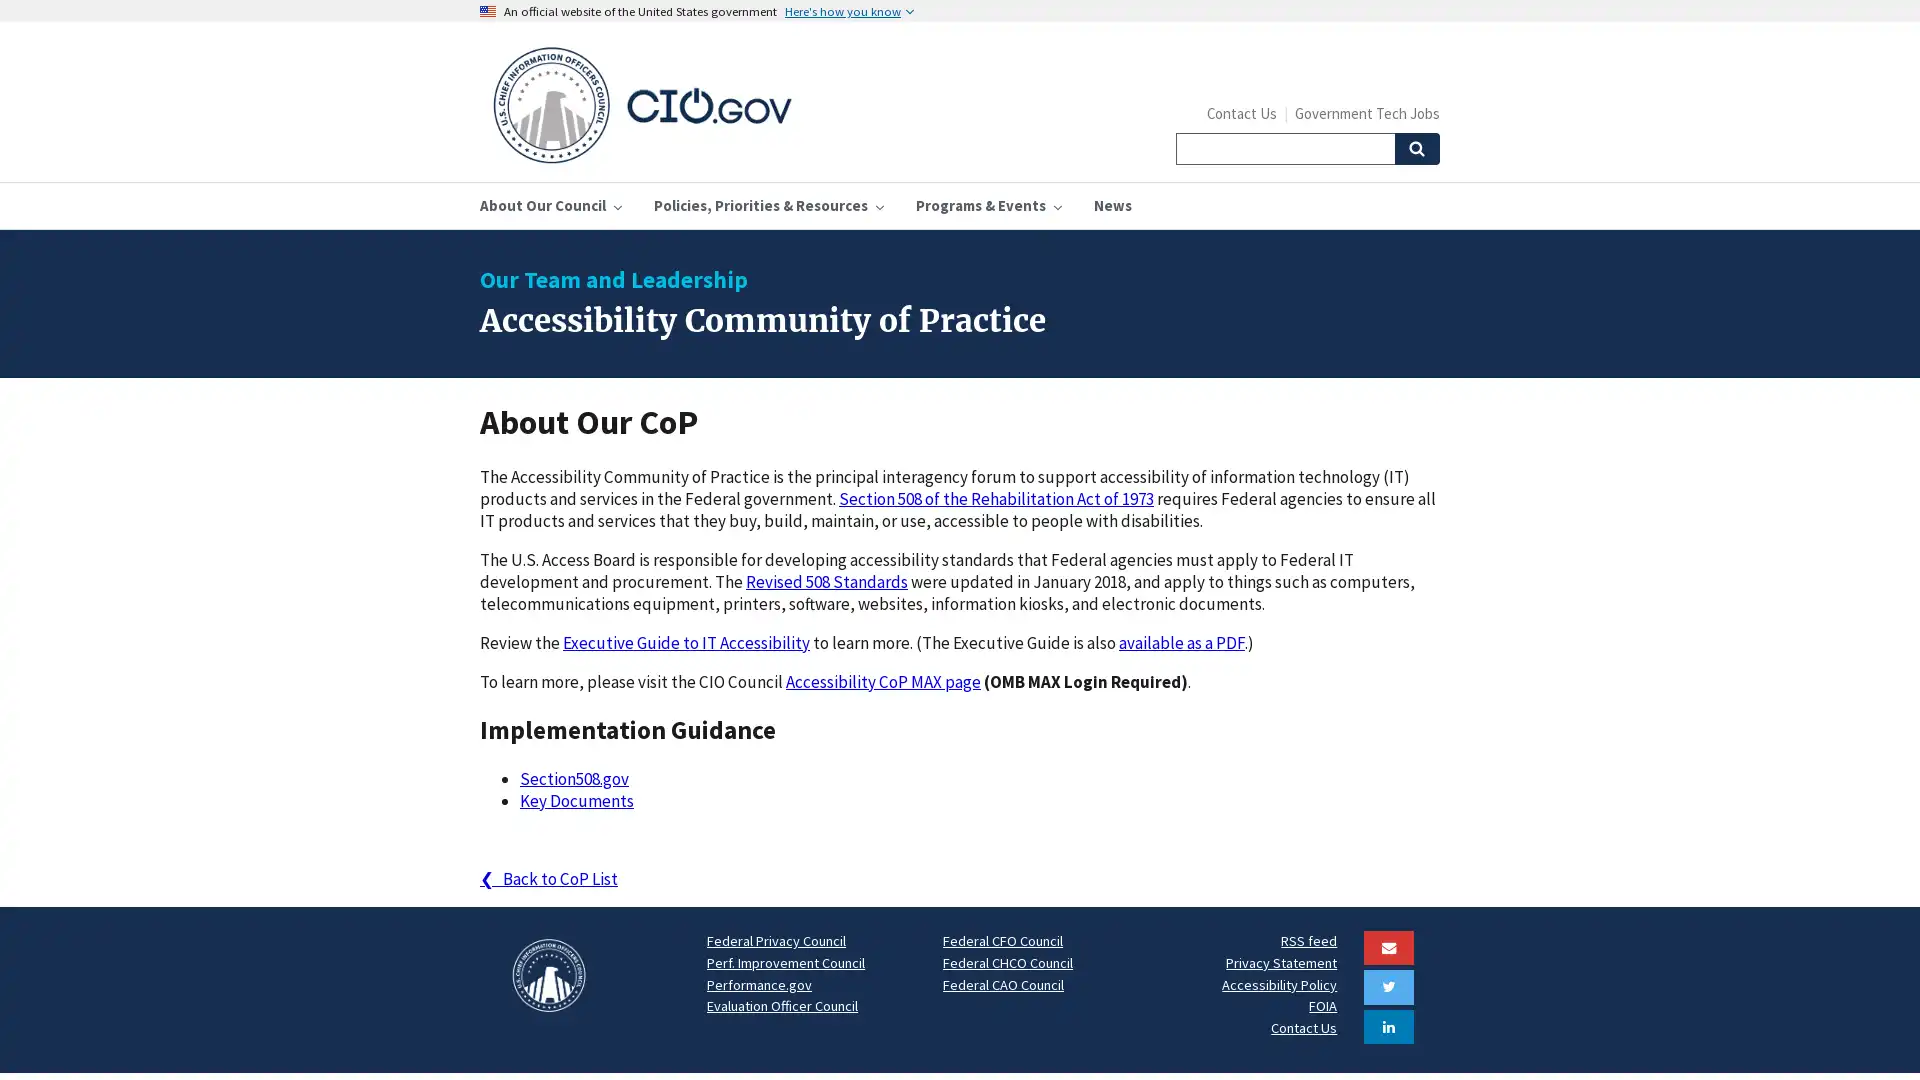 The height and width of the screenshot is (1080, 1920). I want to click on Policies, Priorities & Resources, so click(767, 205).